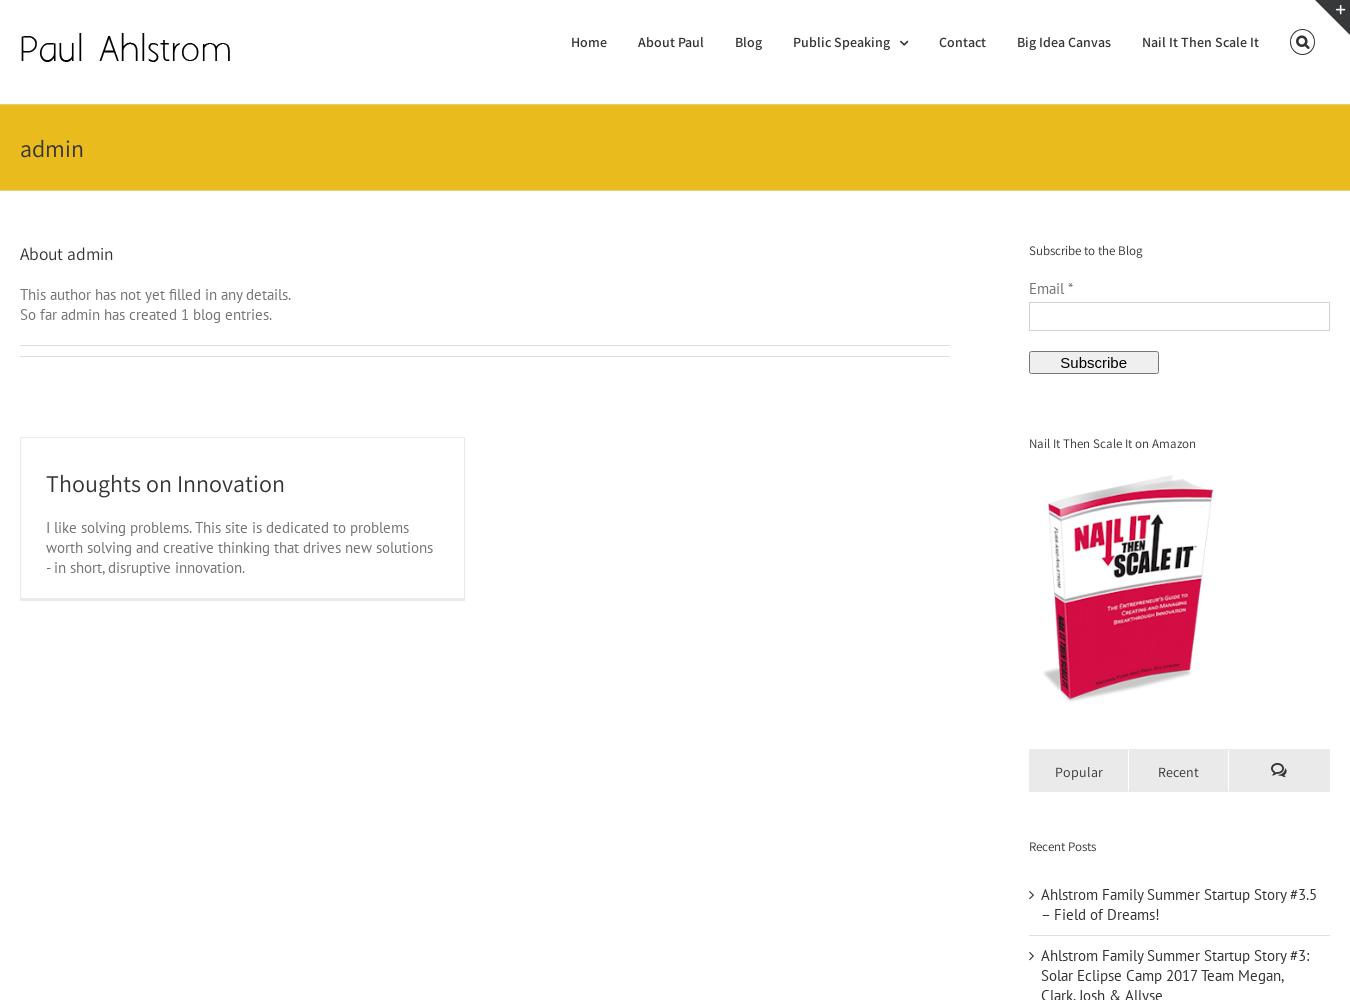 The height and width of the screenshot is (1000, 1350). What do you see at coordinates (18, 293) in the screenshot?
I see `'This author has not yet filled in any details.'` at bounding box center [18, 293].